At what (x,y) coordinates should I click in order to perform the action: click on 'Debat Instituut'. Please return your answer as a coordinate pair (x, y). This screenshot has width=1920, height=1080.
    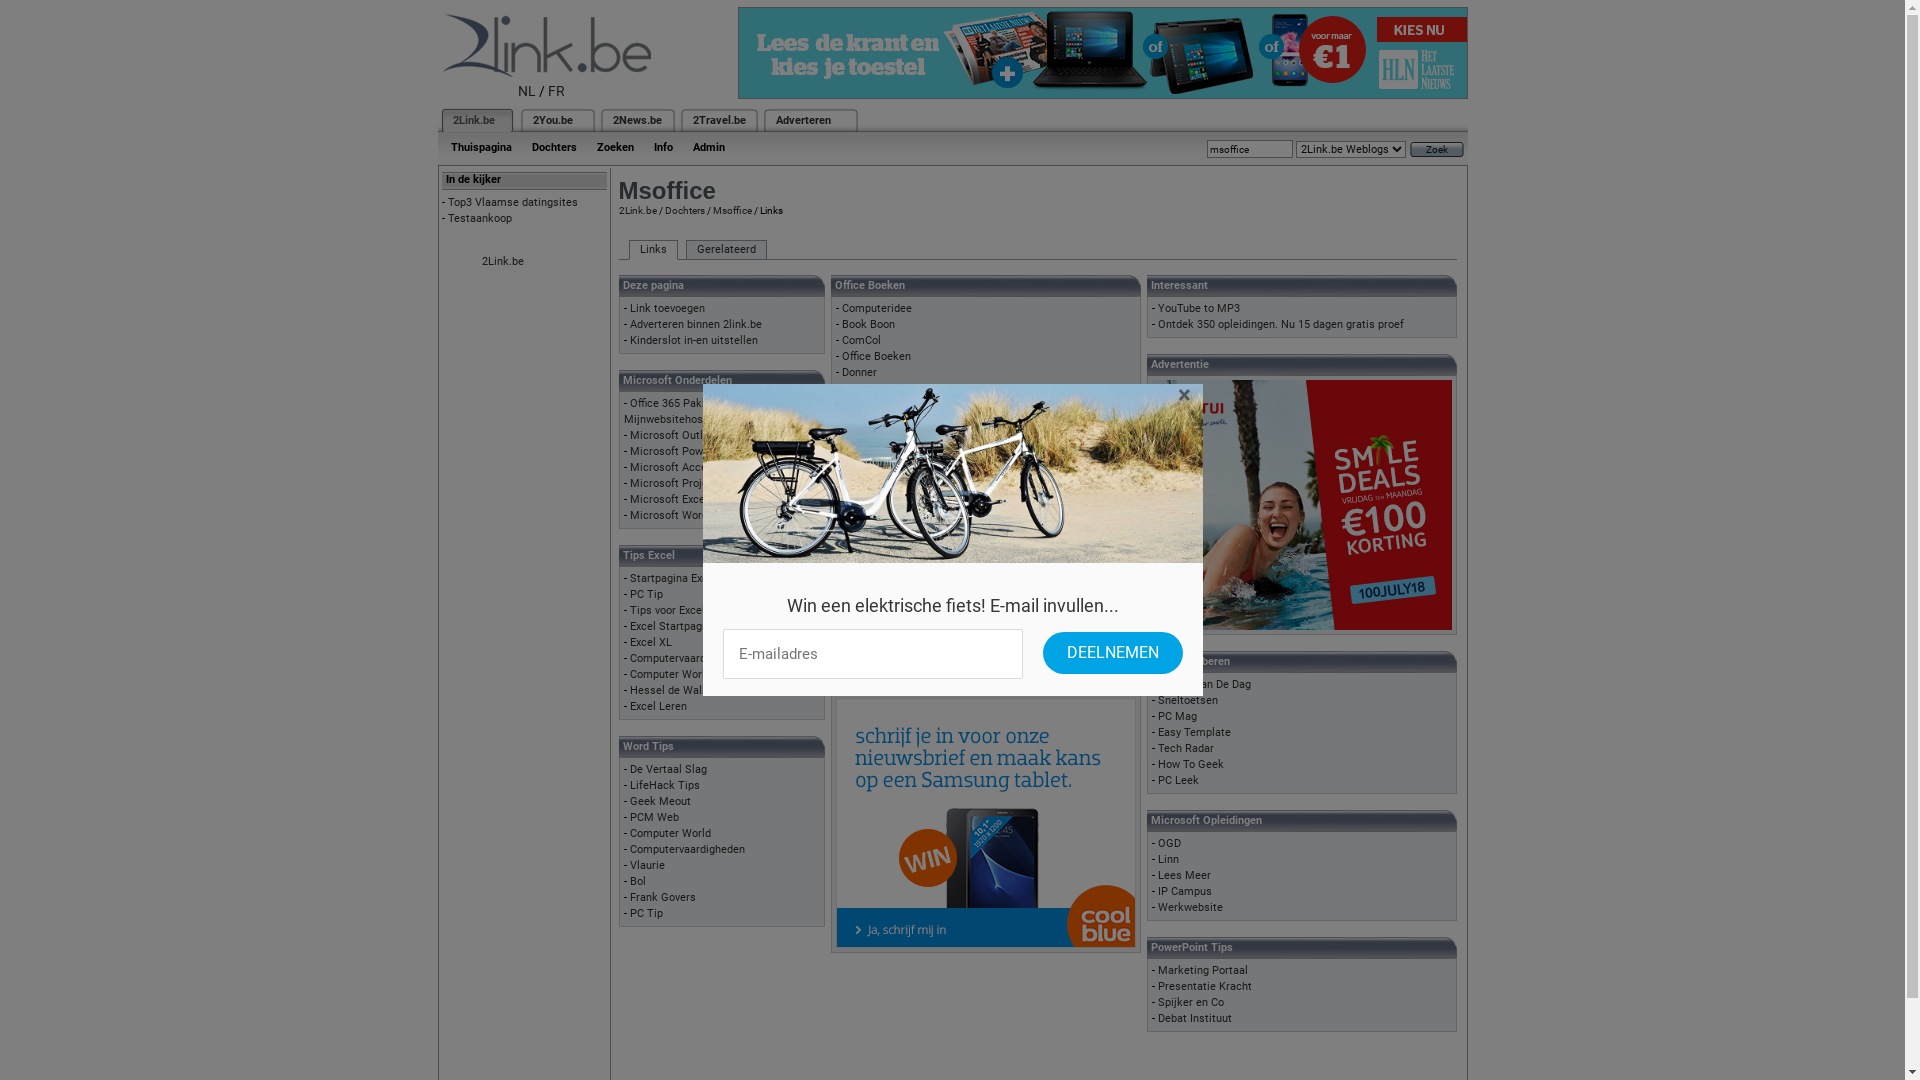
    Looking at the image, I should click on (1195, 1018).